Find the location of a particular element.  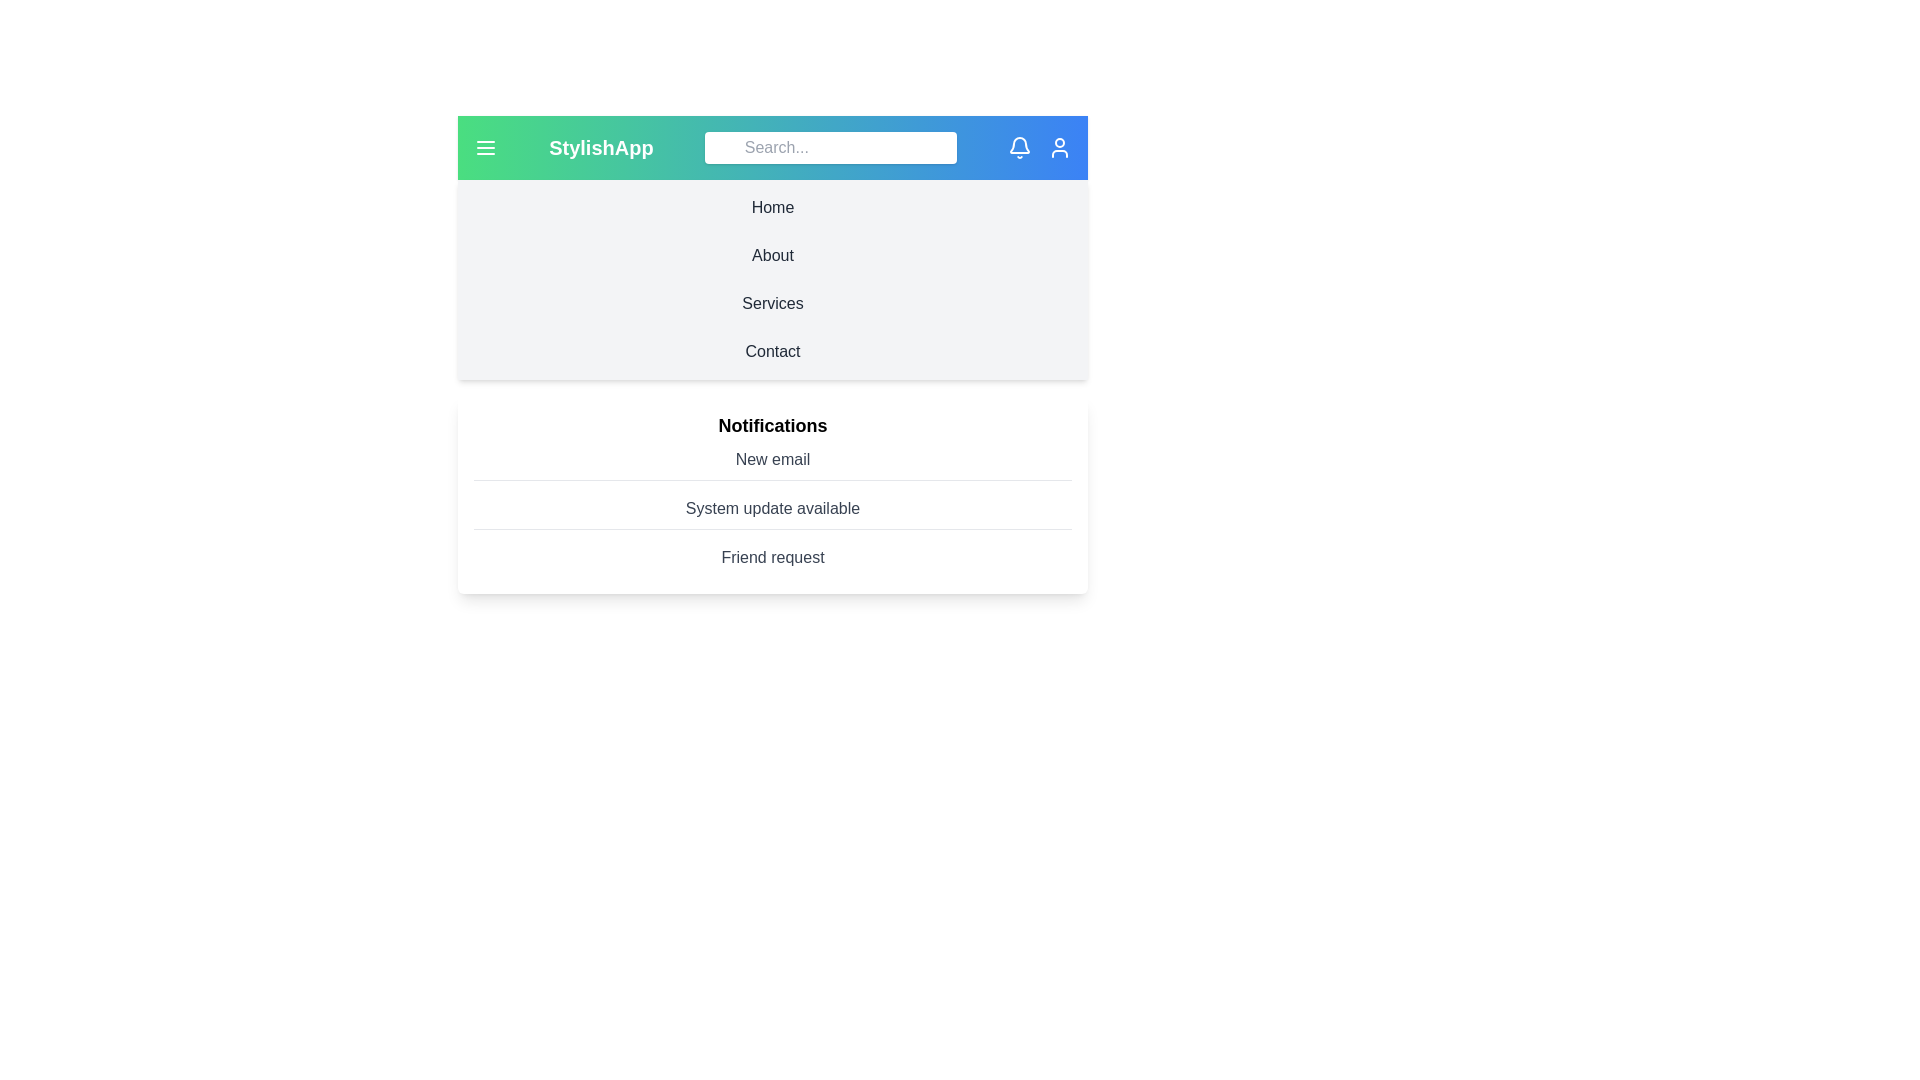

the navigation section Services is located at coordinates (771, 304).